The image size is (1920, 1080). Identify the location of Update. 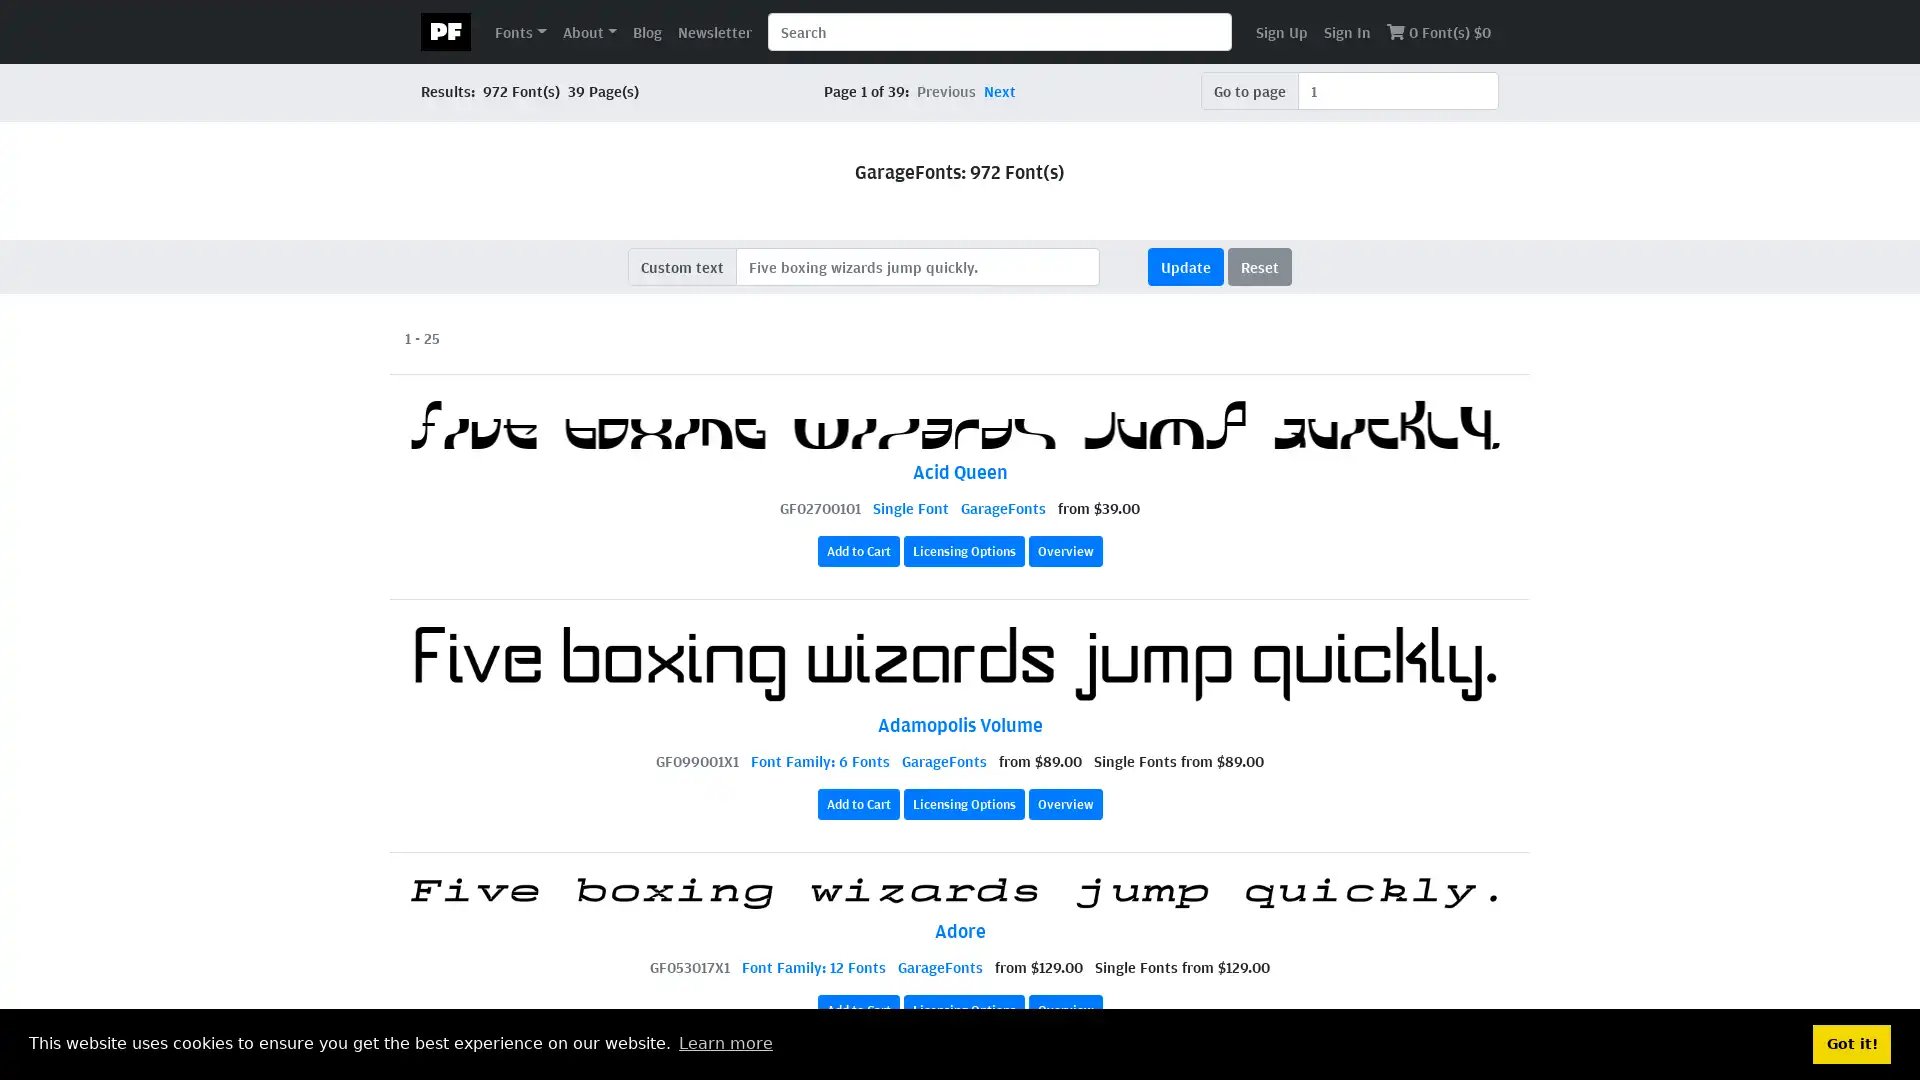
(1185, 265).